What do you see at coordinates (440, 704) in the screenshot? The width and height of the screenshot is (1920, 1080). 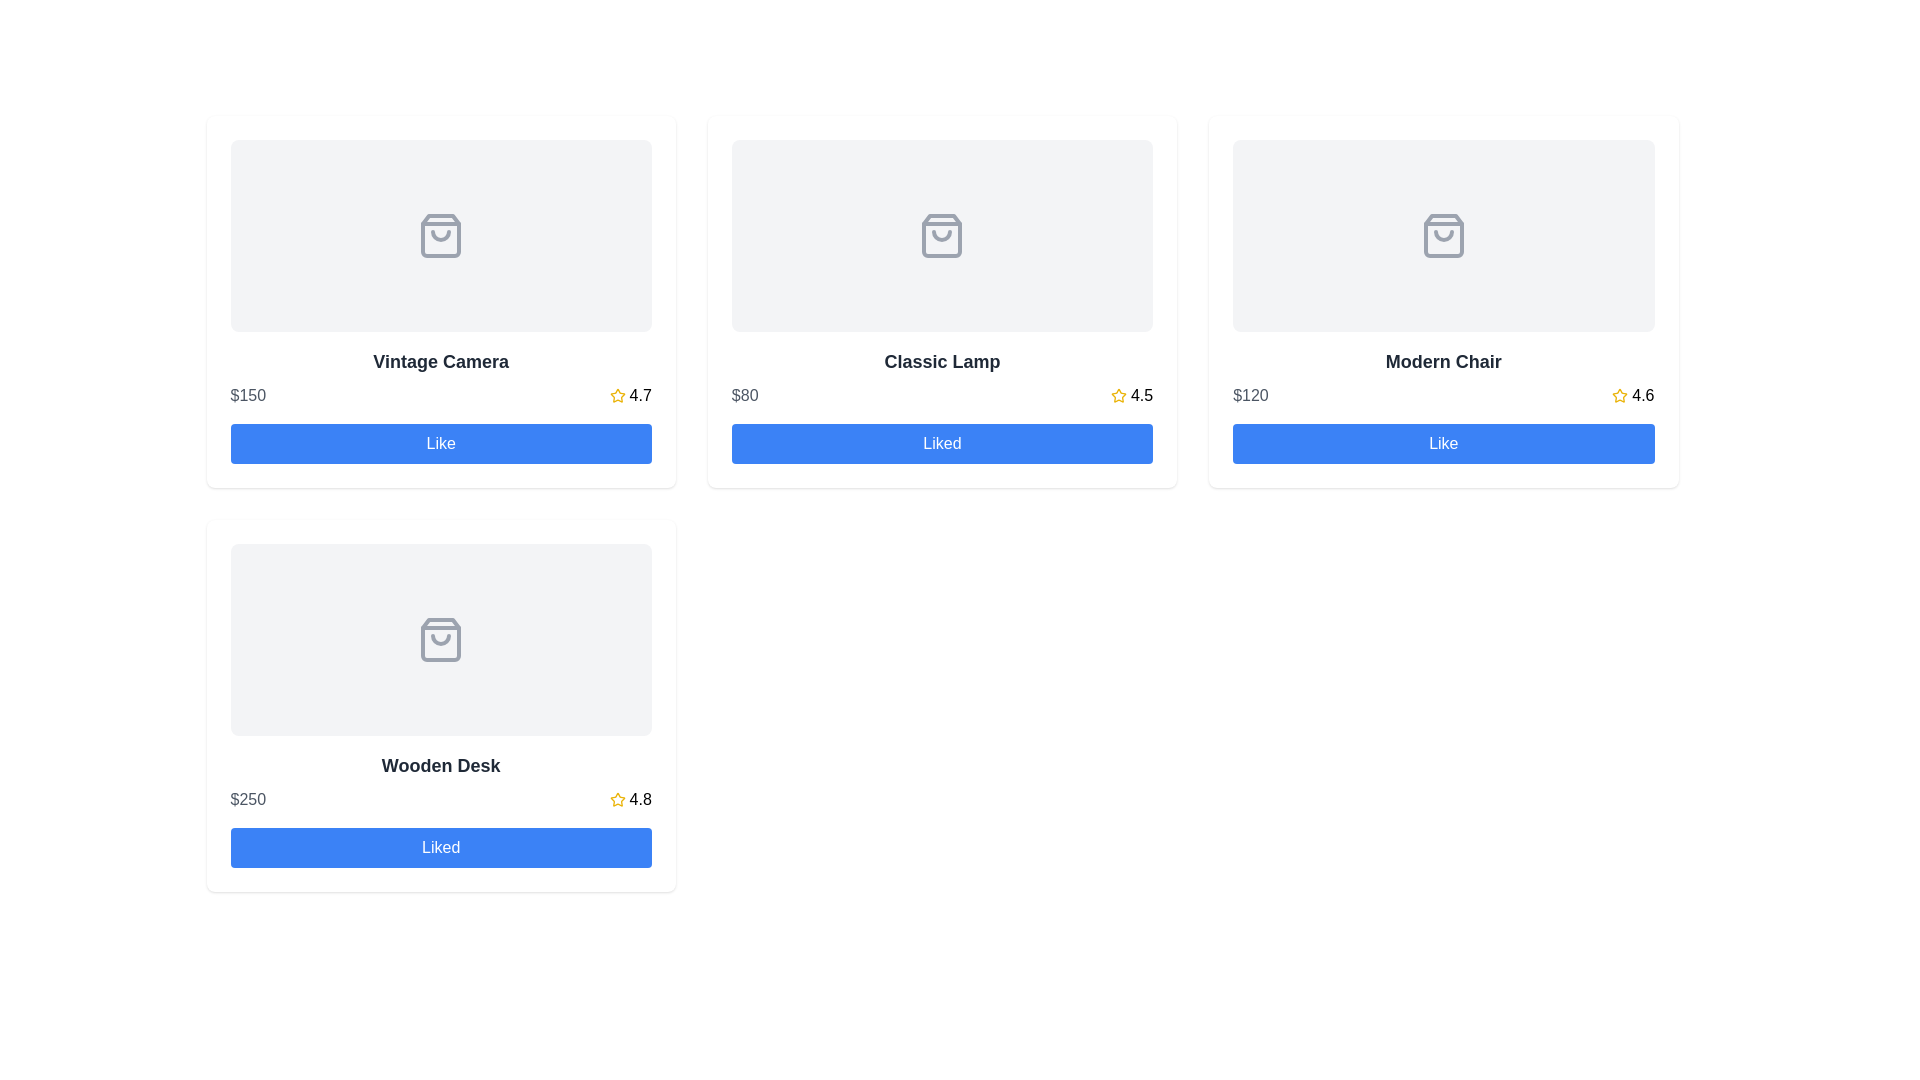 I see `the product information card for the Wooden Desk, located in the second row and first column of the grid layout` at bounding box center [440, 704].